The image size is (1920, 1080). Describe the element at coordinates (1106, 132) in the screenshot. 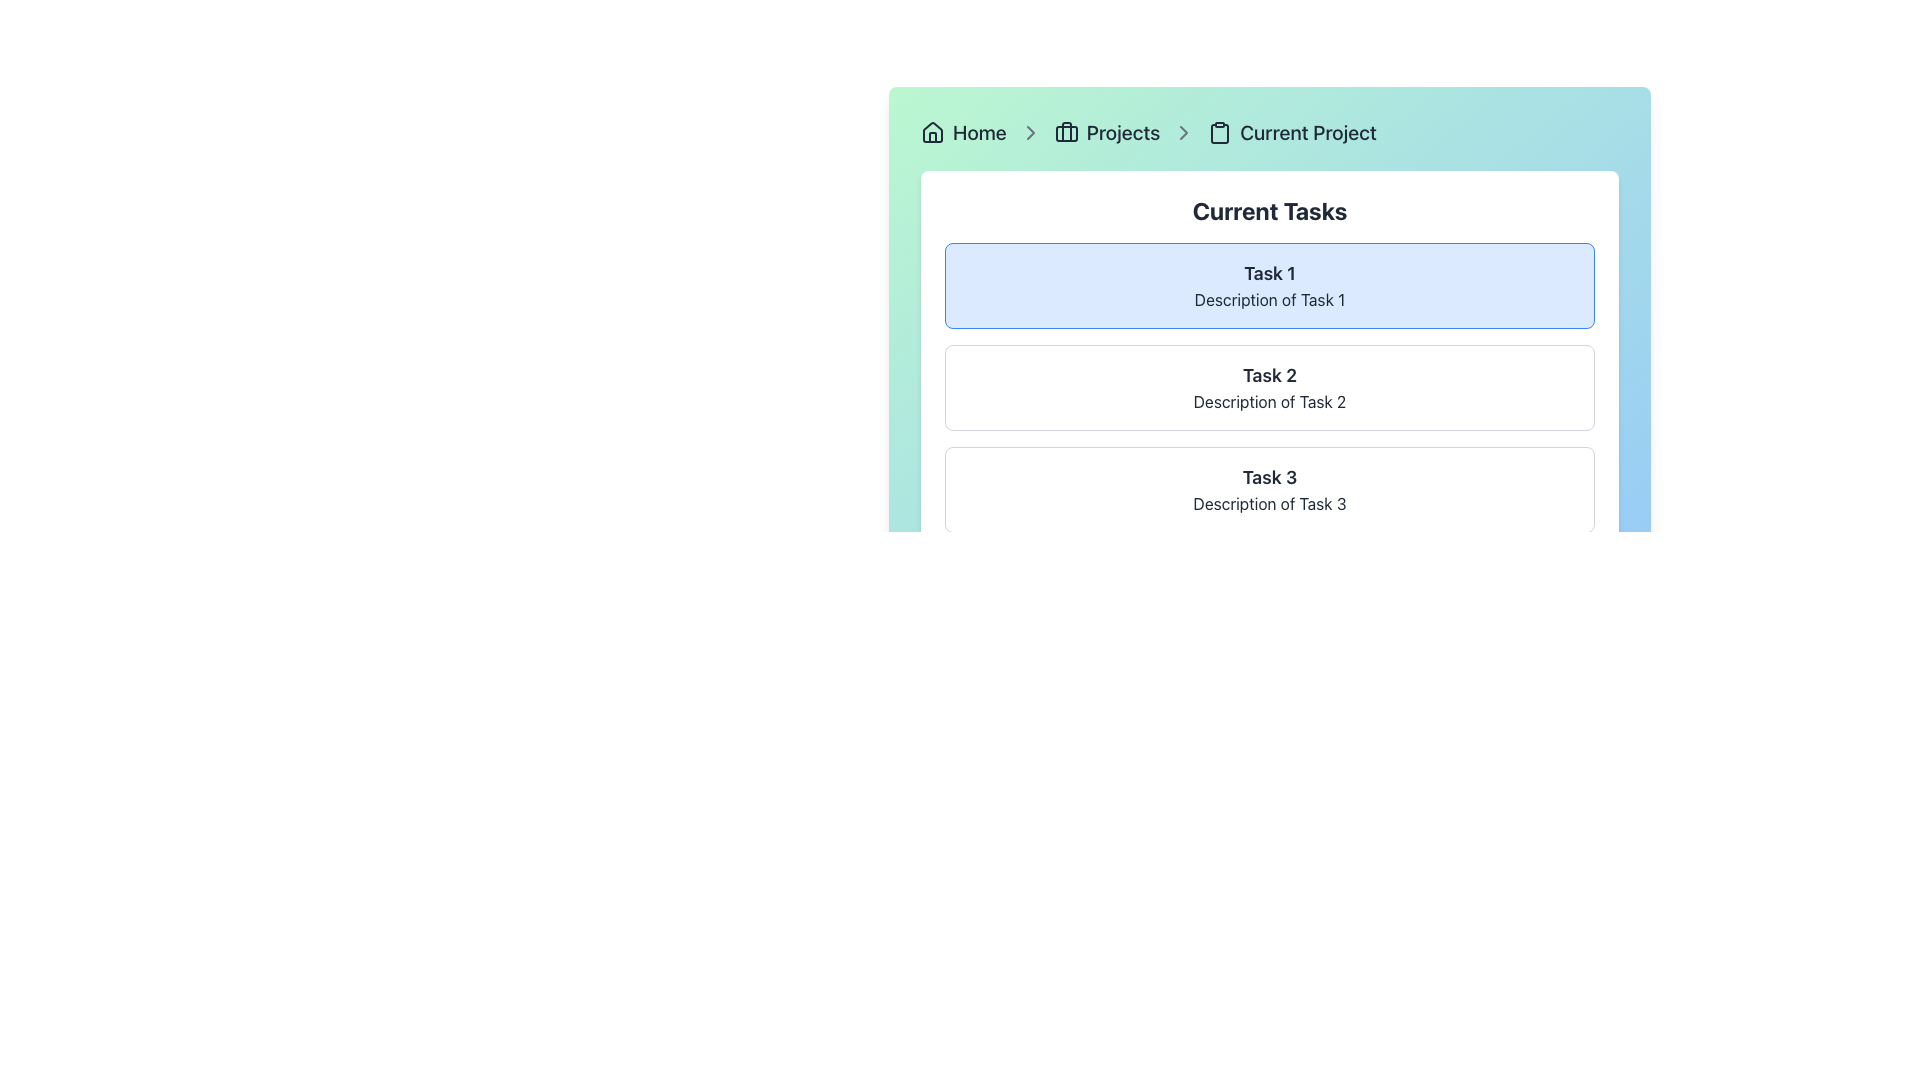

I see `the hyperlink element labeled 'Projects' with a briefcase icon in the breadcrumb navigation bar` at that location.